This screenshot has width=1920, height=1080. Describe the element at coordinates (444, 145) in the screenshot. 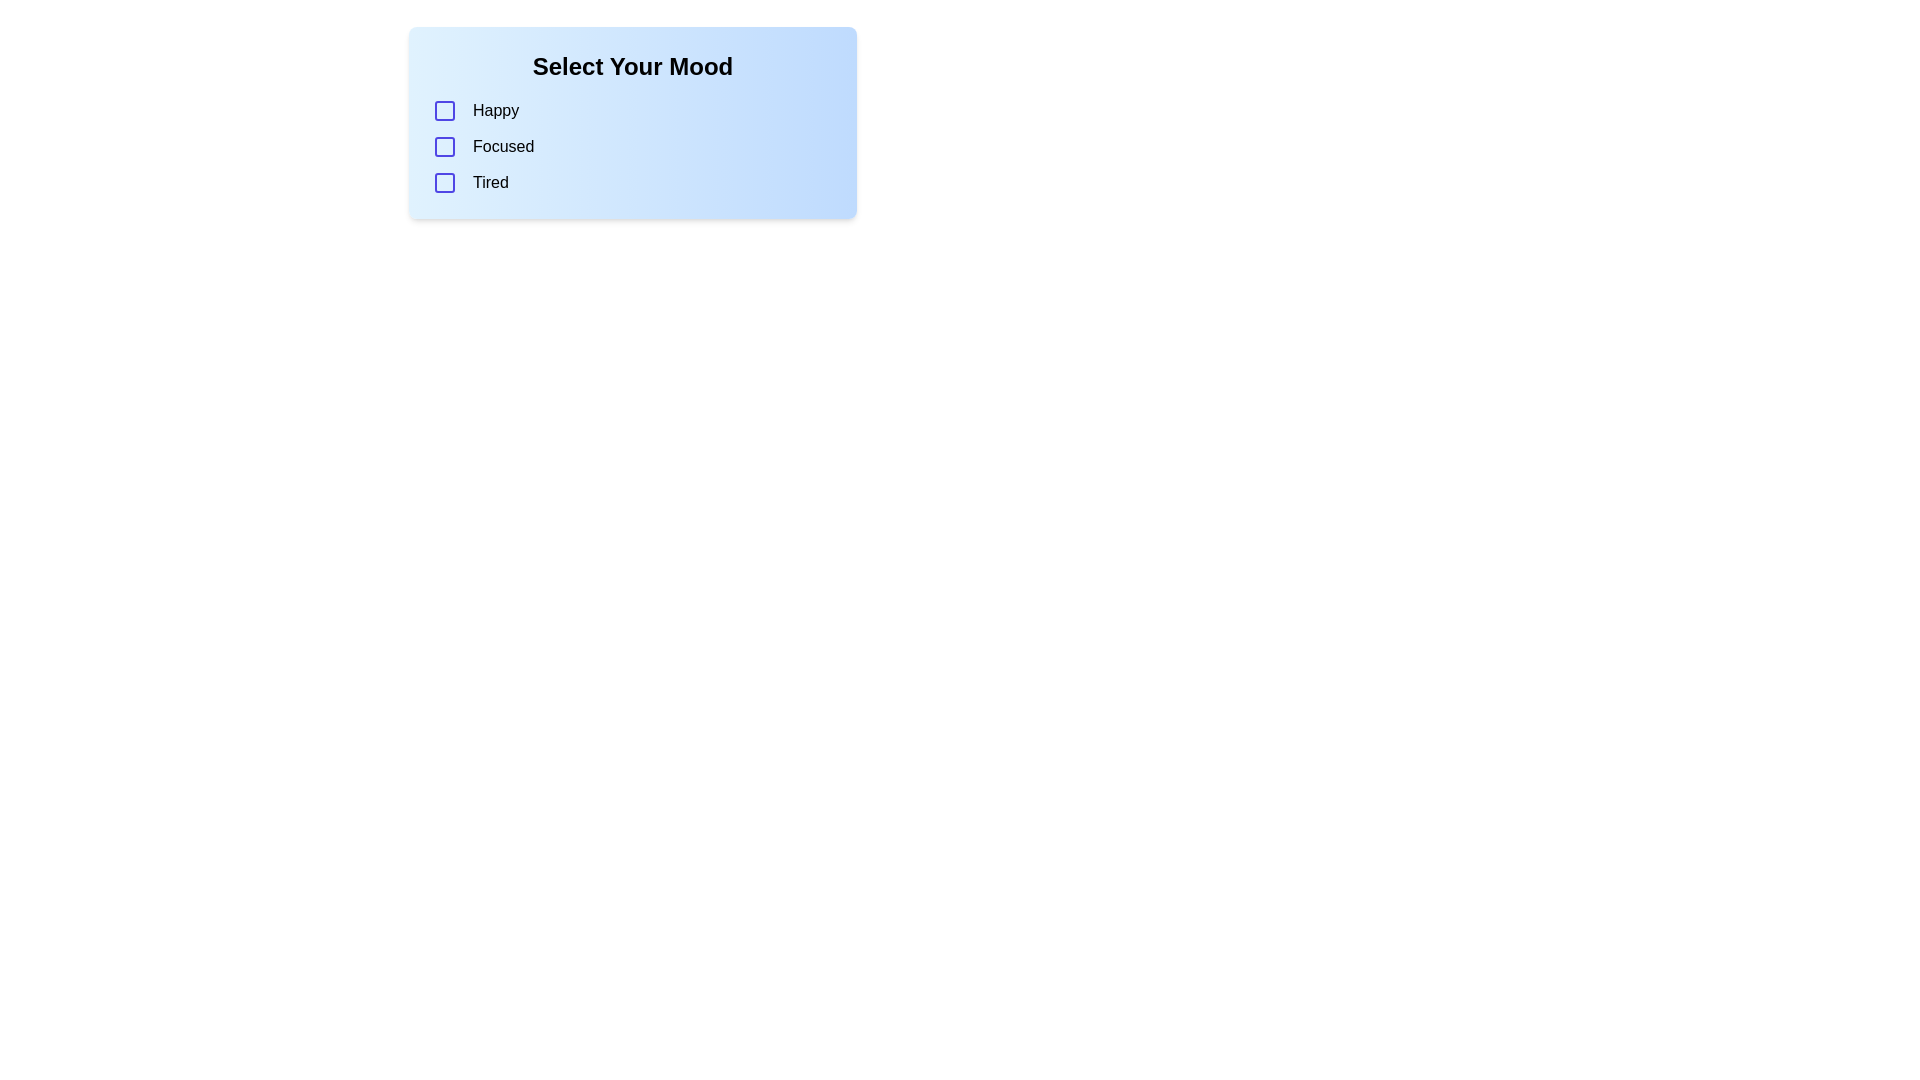

I see `the checkbox labeled 'Focused', which is part of a group of three checkboxes under the heading 'Select Your Mood'` at that location.